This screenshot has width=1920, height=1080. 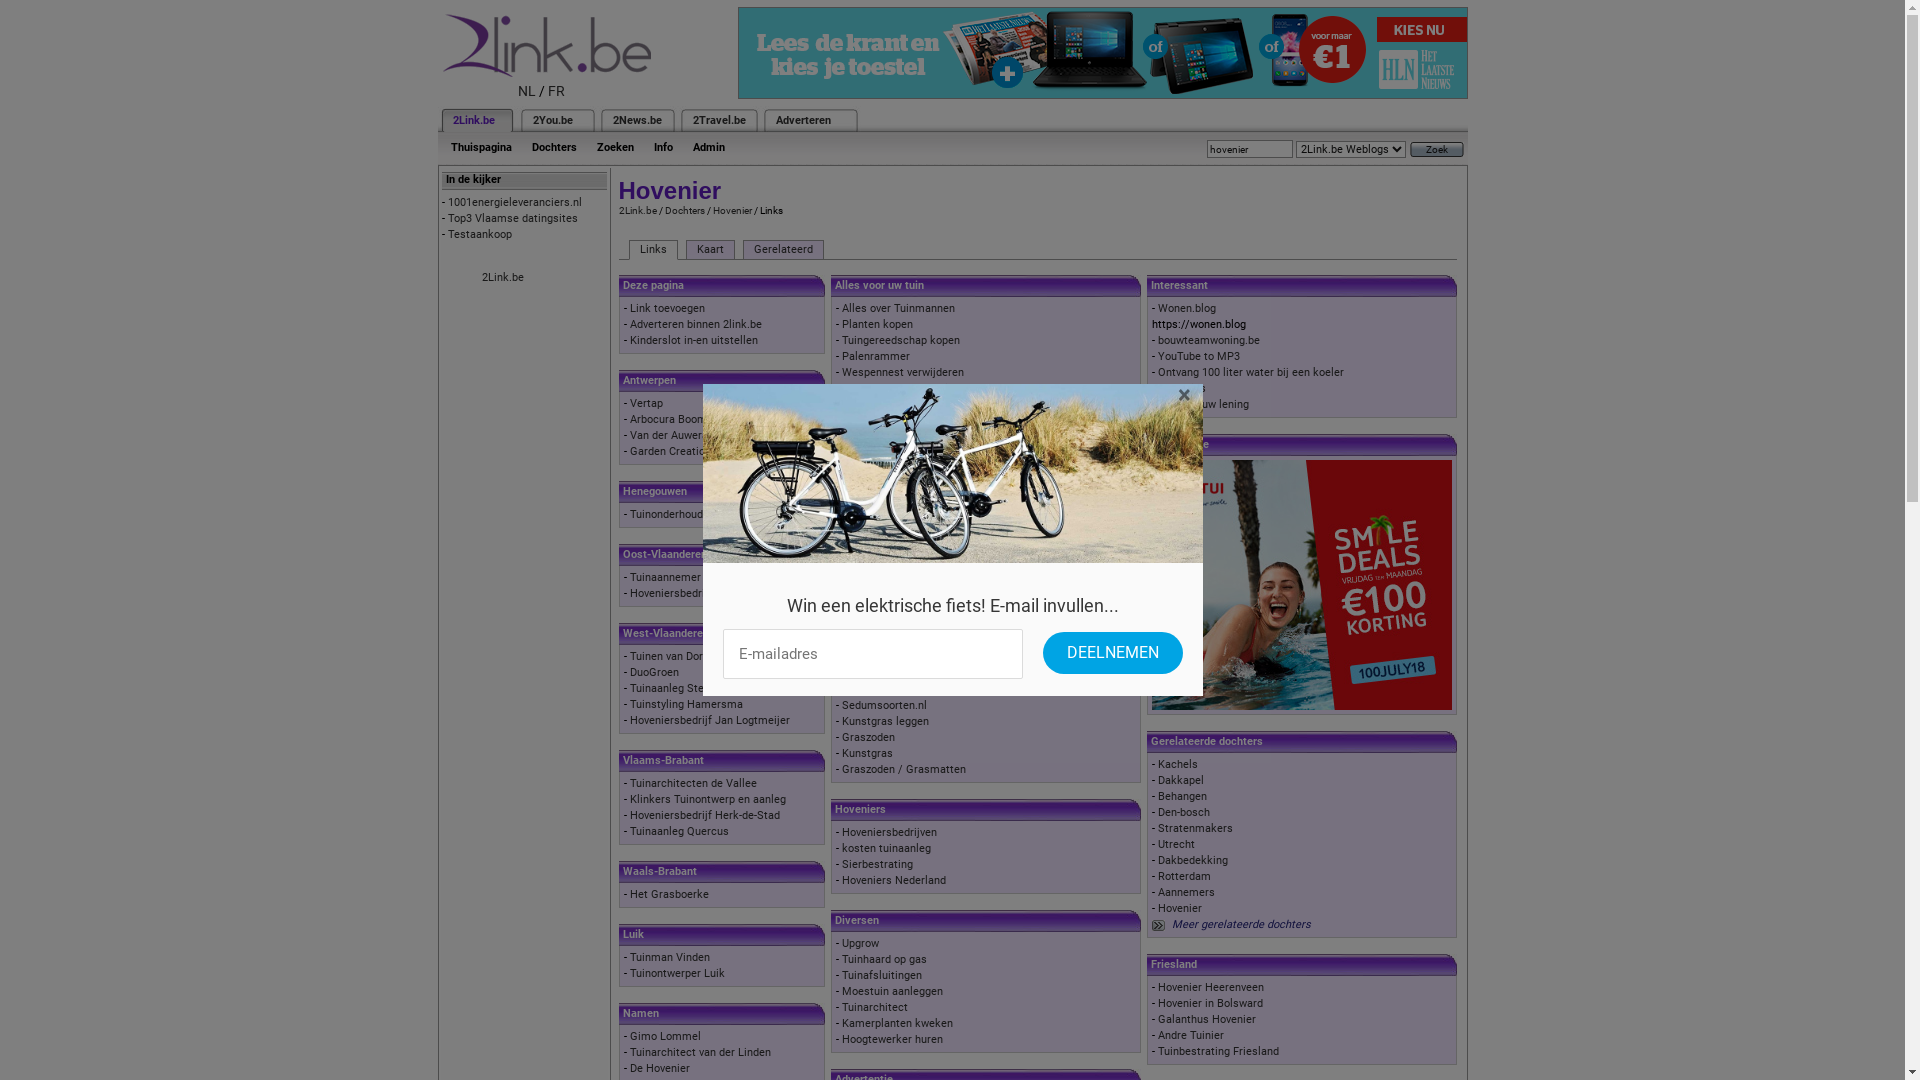 What do you see at coordinates (891, 1038) in the screenshot?
I see `'Hoogtewerker huren'` at bounding box center [891, 1038].